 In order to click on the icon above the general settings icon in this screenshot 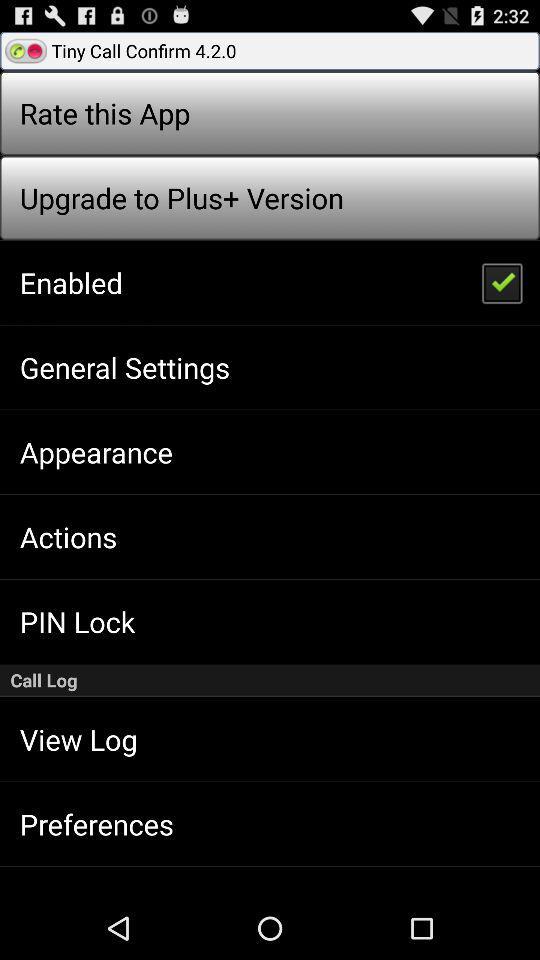, I will do `click(70, 281)`.